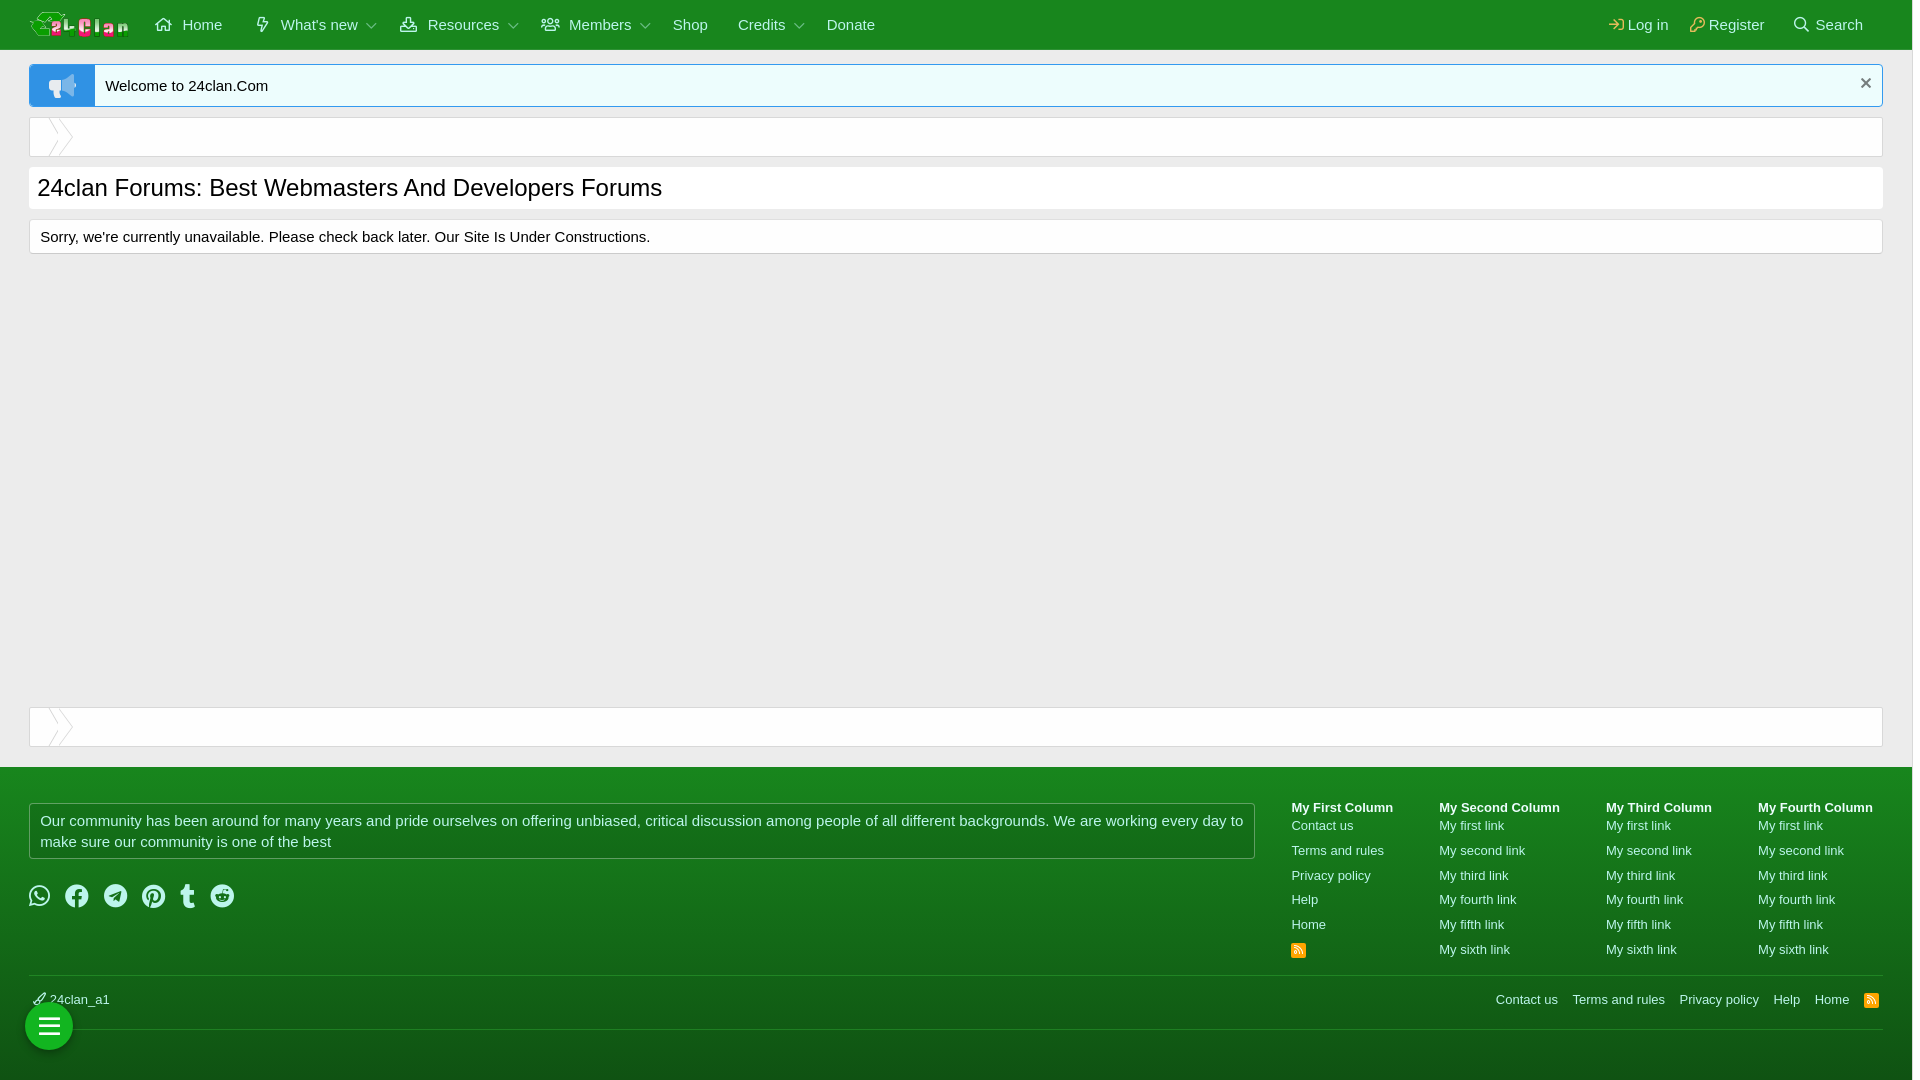  What do you see at coordinates (71, 999) in the screenshot?
I see `'24clan_a1'` at bounding box center [71, 999].